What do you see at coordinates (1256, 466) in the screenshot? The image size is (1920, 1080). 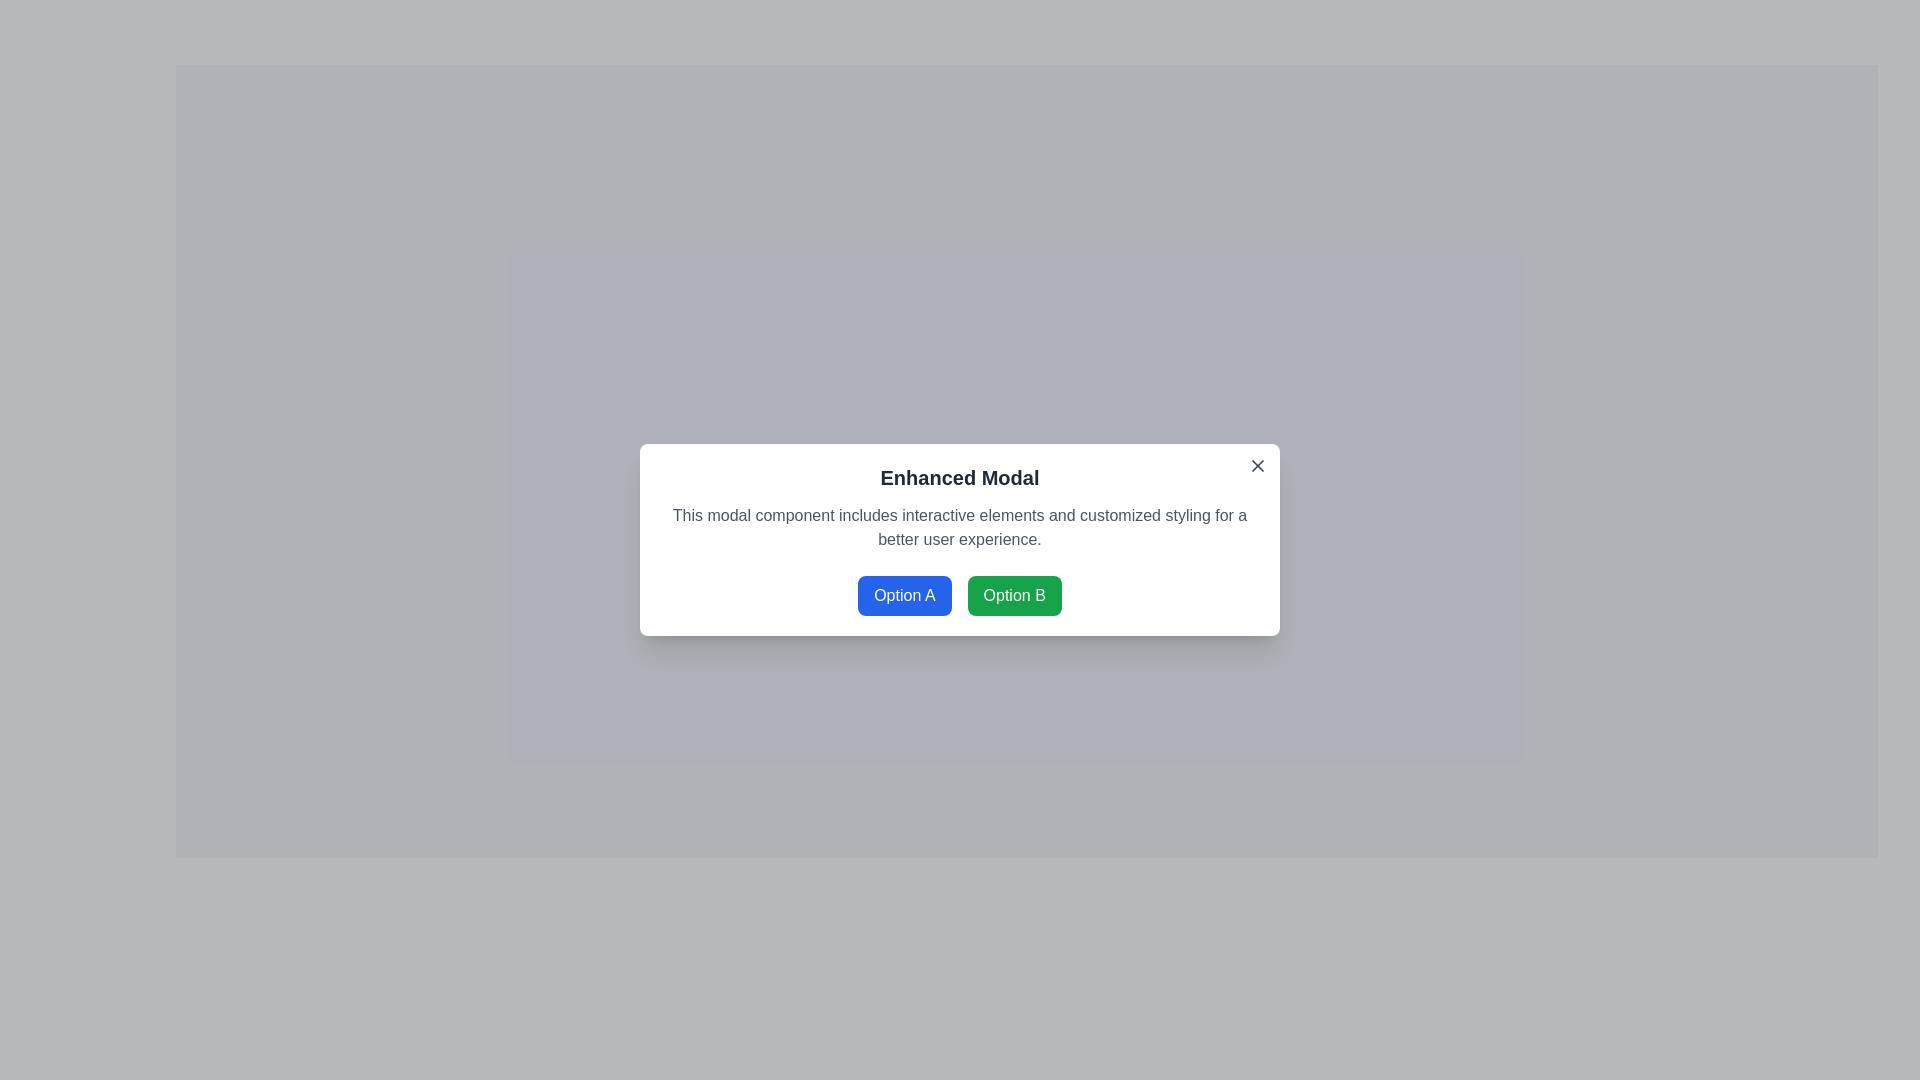 I see `the small 'X' button located at the top-right corner of the modal window to trigger its hover effects` at bounding box center [1256, 466].